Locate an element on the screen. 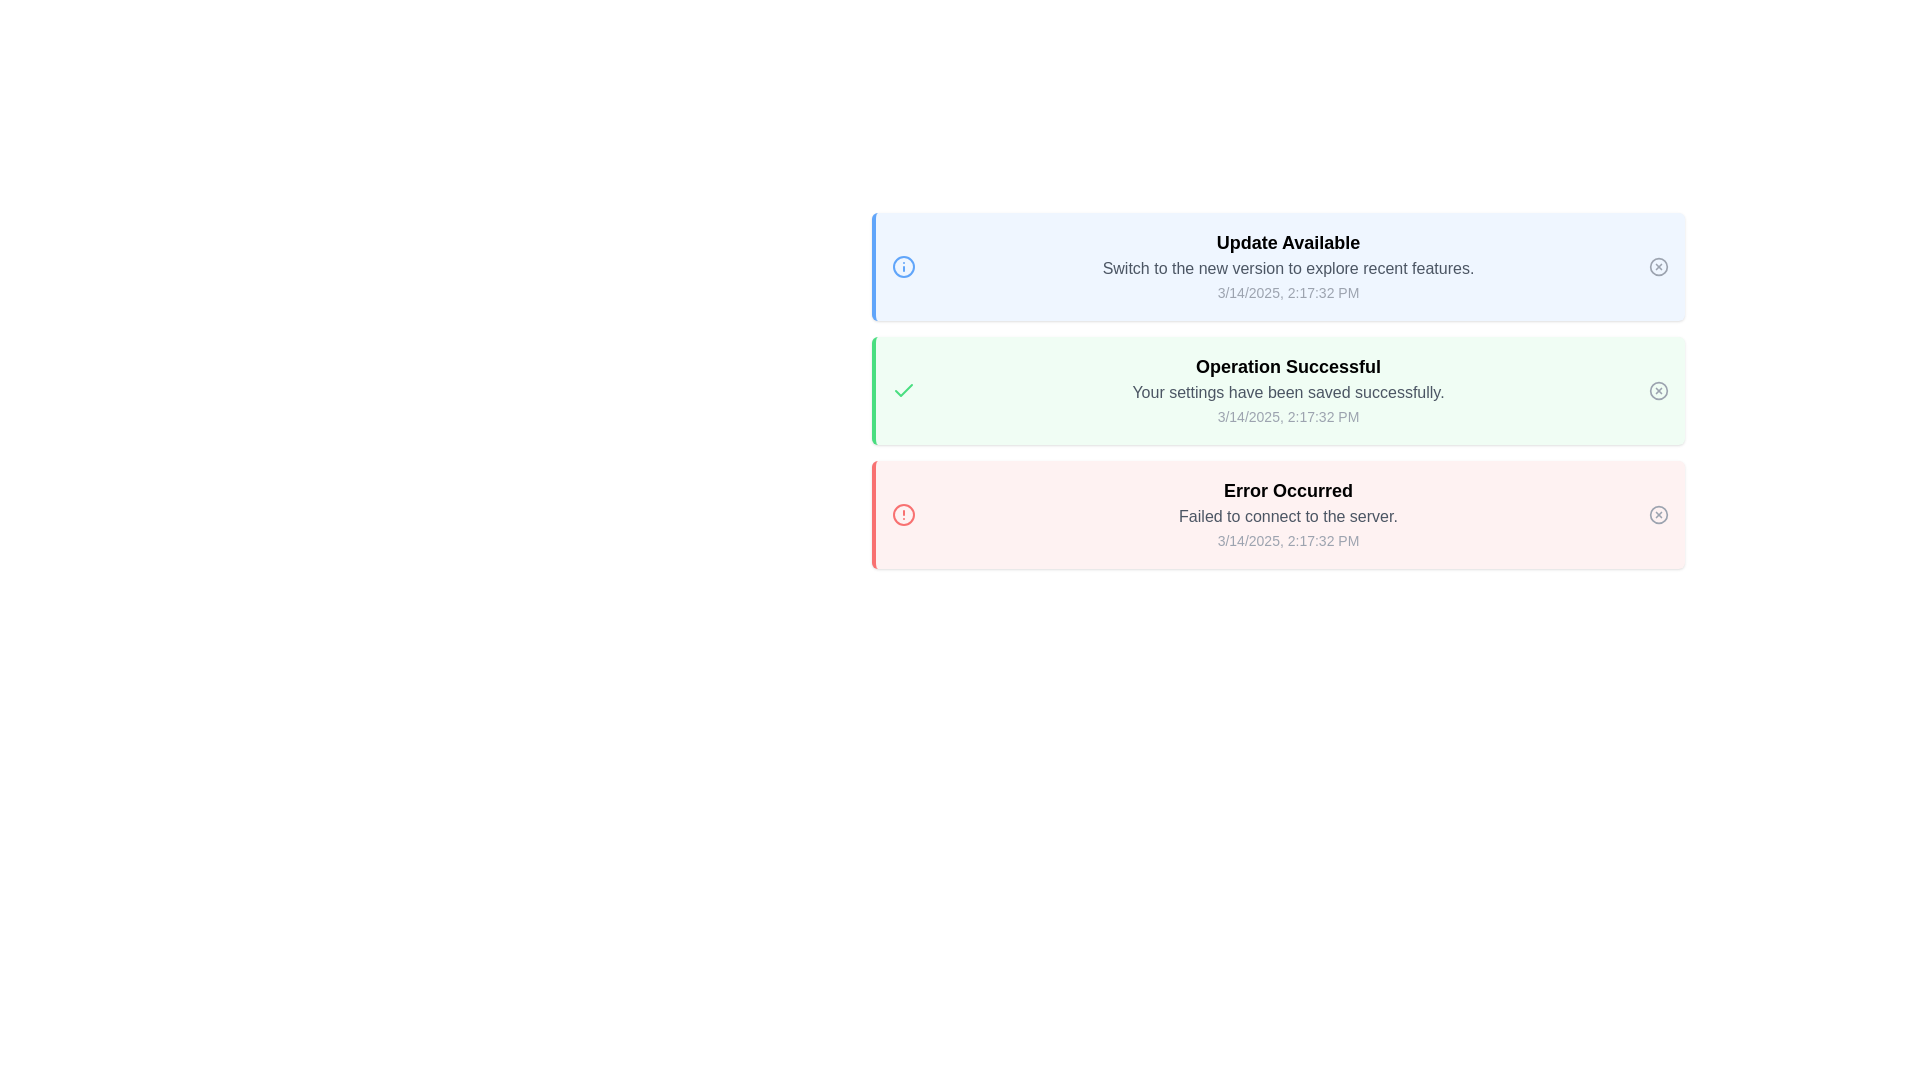  the bold and large text header displaying 'Error Occurred', which is styled with a light red background and indicates an error context is located at coordinates (1288, 490).